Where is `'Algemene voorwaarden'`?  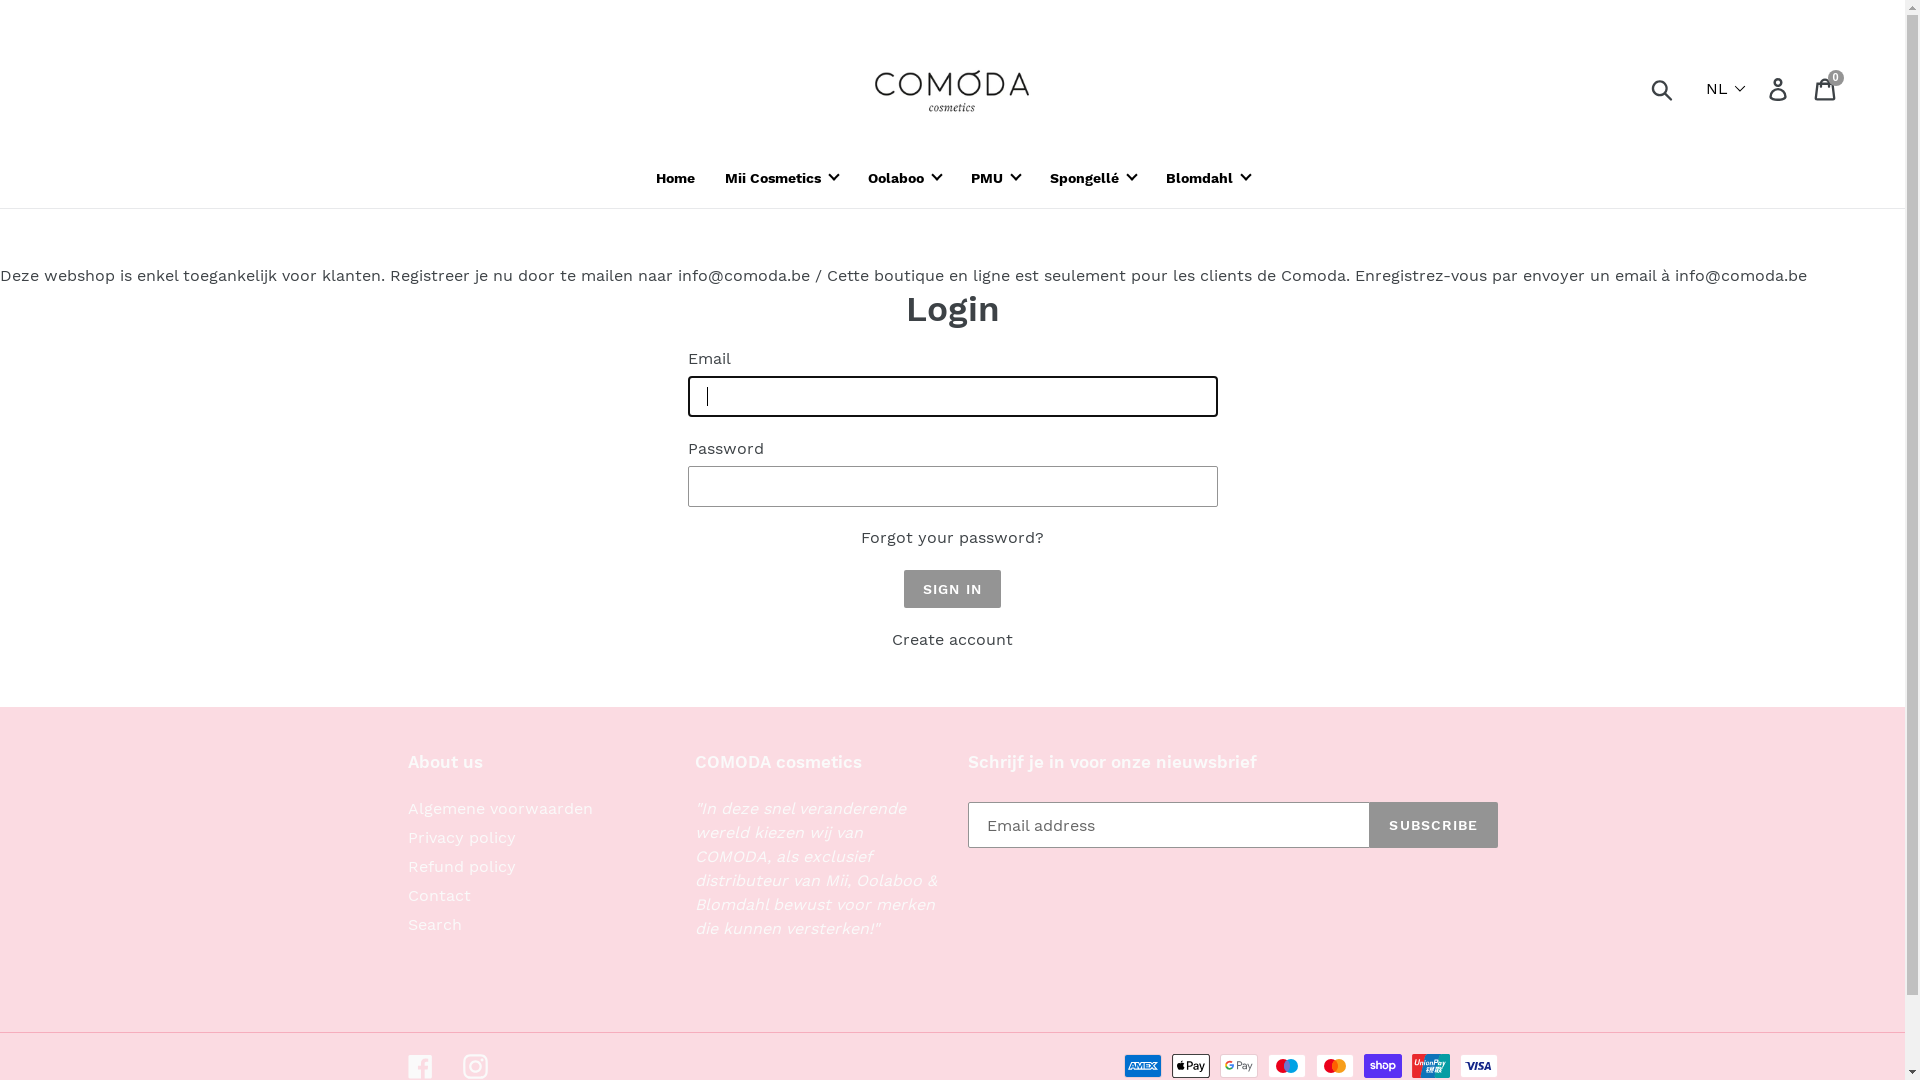 'Algemene voorwaarden' is located at coordinates (500, 807).